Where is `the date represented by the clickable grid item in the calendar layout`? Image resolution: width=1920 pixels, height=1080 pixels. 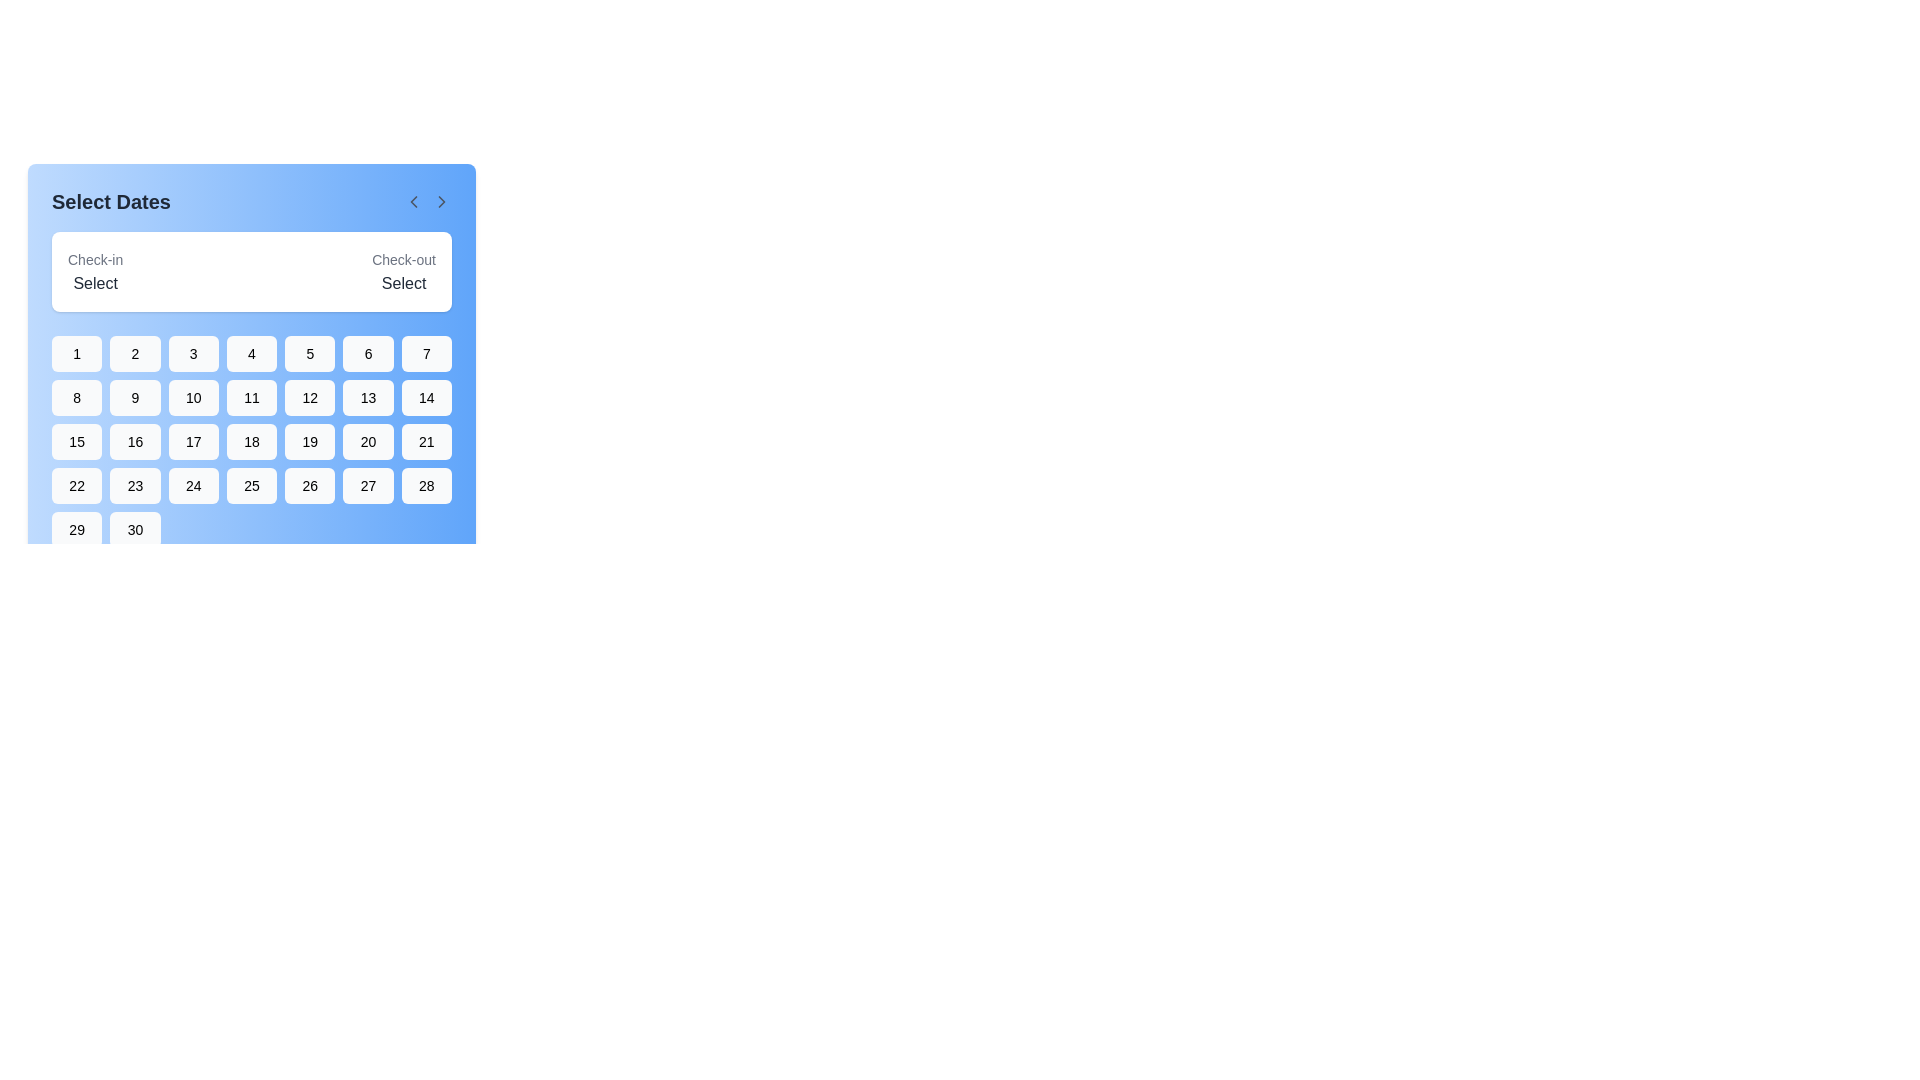 the date represented by the clickable grid item in the calendar layout is located at coordinates (251, 367).